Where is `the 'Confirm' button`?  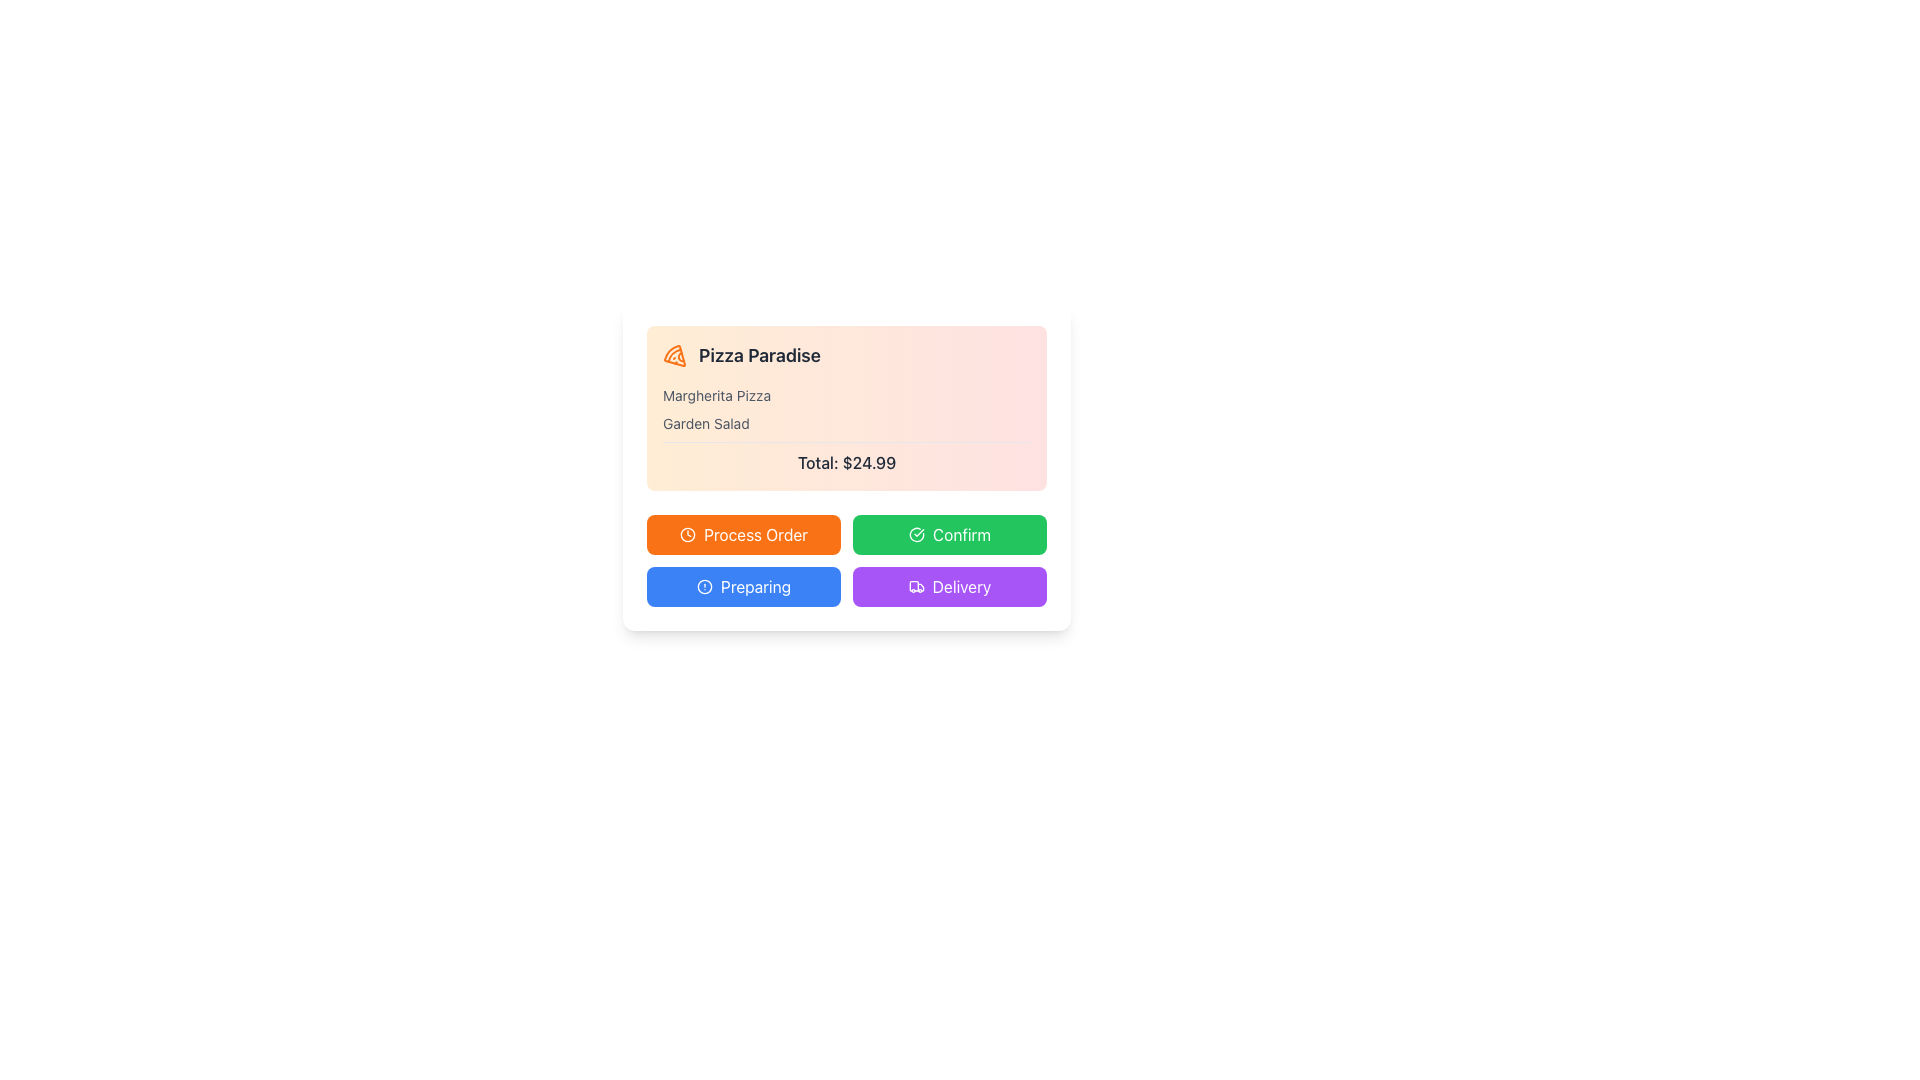 the 'Confirm' button is located at coordinates (961, 534).